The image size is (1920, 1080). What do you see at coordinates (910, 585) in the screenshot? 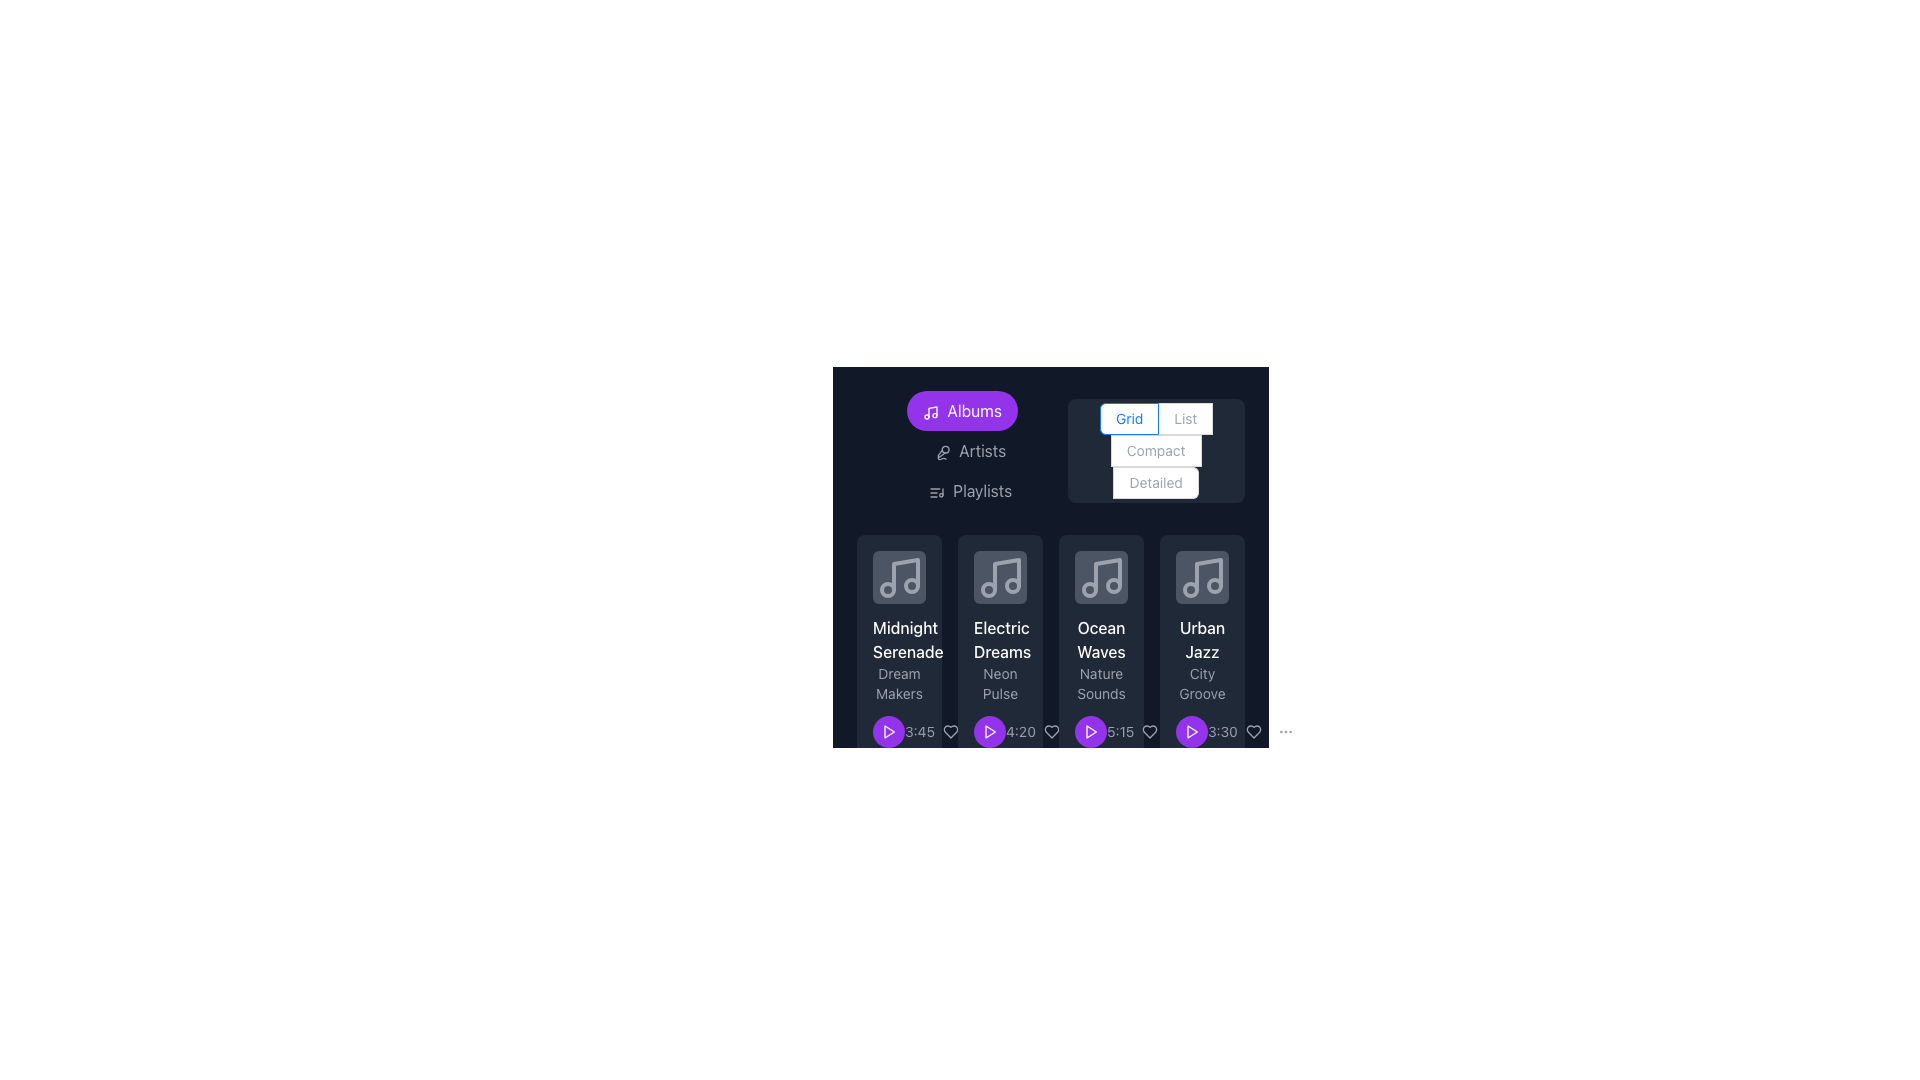
I see `the musical note icon located in the third album card from the left, which visually represents music-related content` at bounding box center [910, 585].